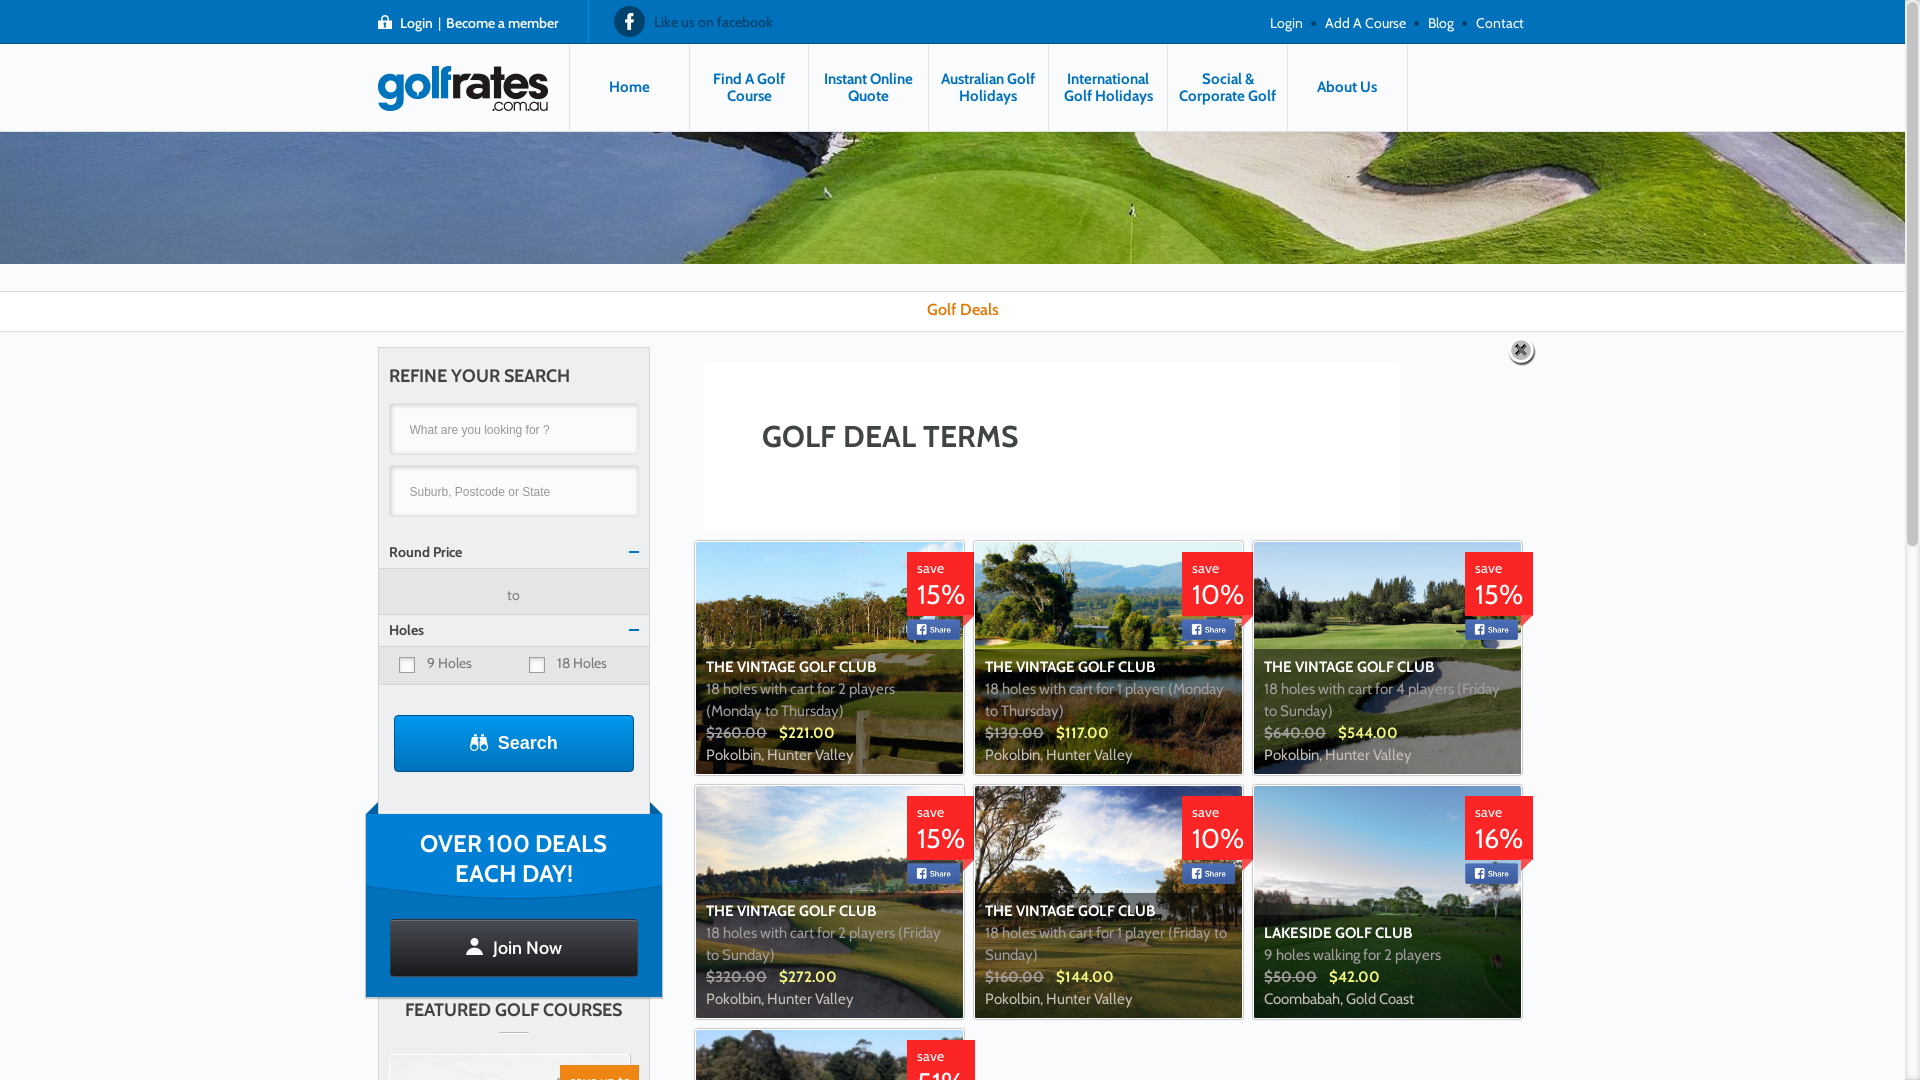 The image size is (1920, 1080). I want to click on 'Login', so click(1265, 20).